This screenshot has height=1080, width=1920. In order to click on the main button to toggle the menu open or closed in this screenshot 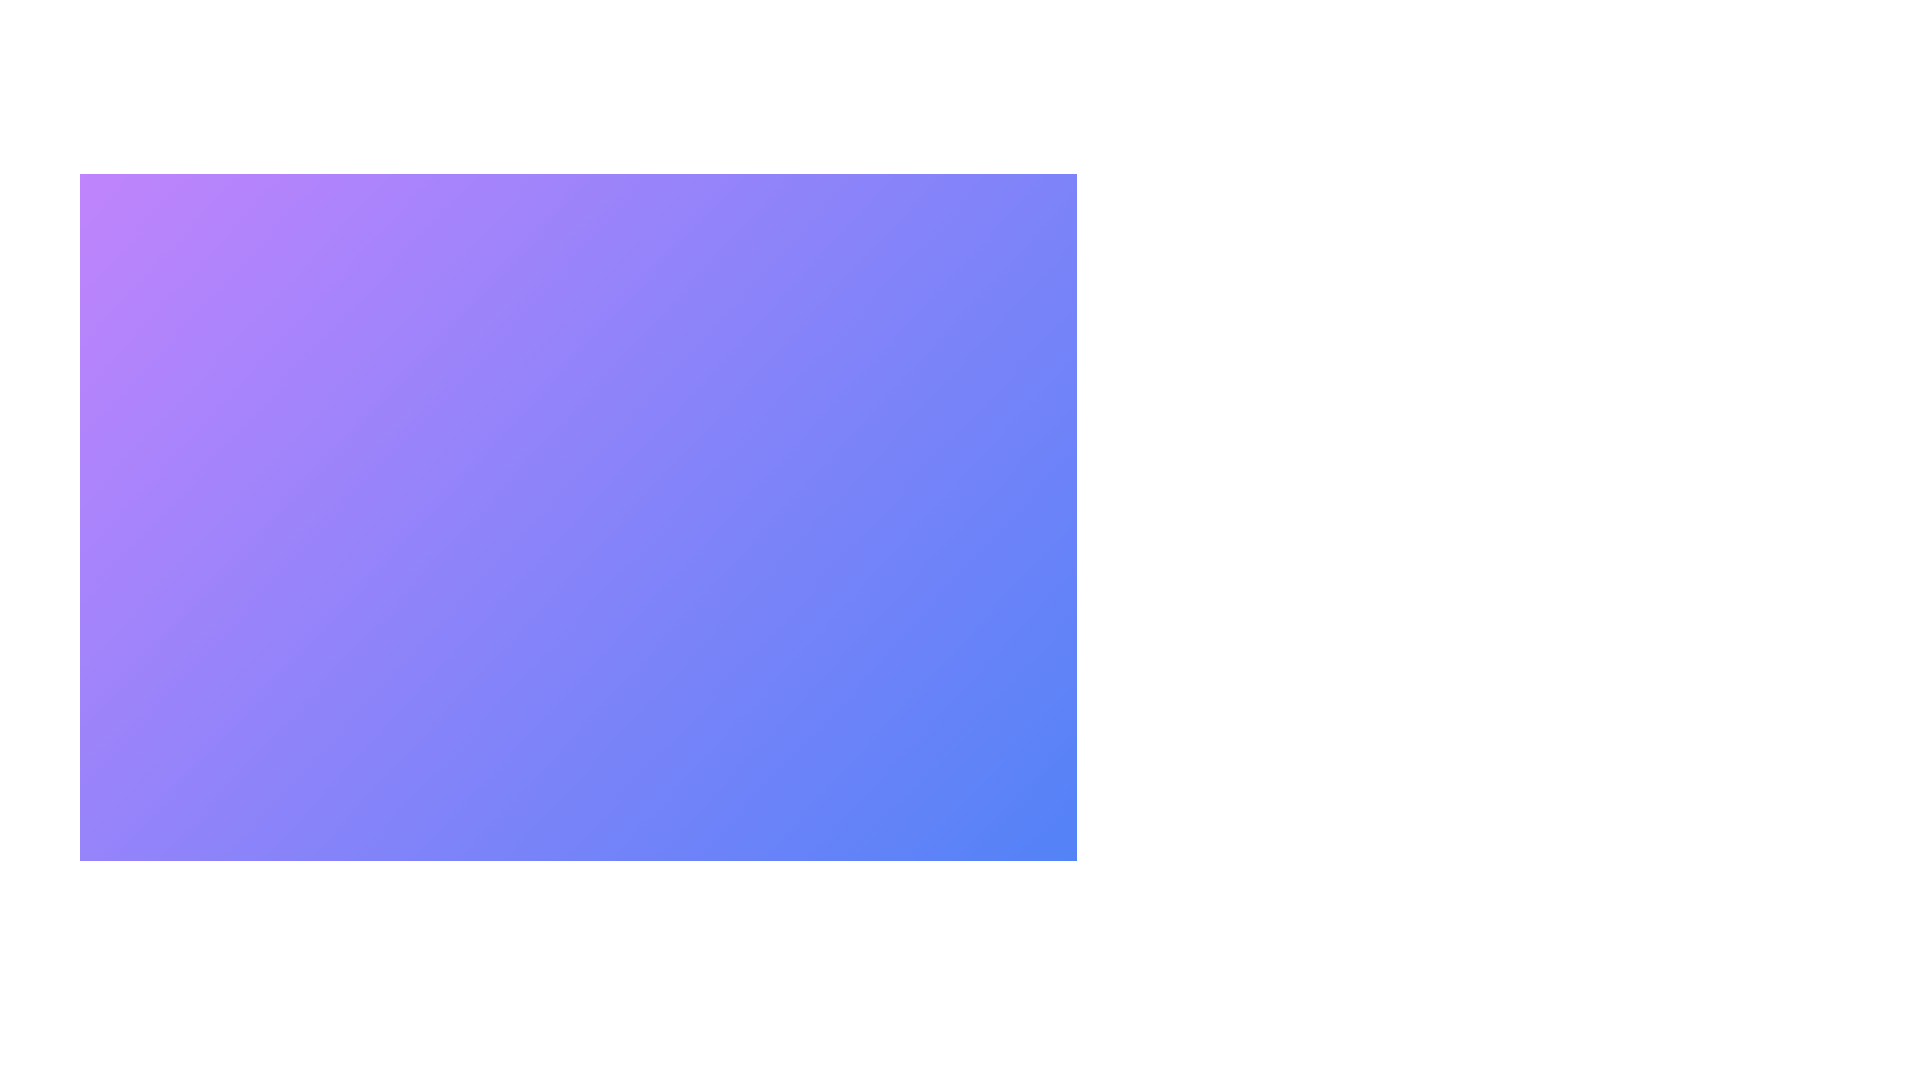, I will do `click(980, 982)`.